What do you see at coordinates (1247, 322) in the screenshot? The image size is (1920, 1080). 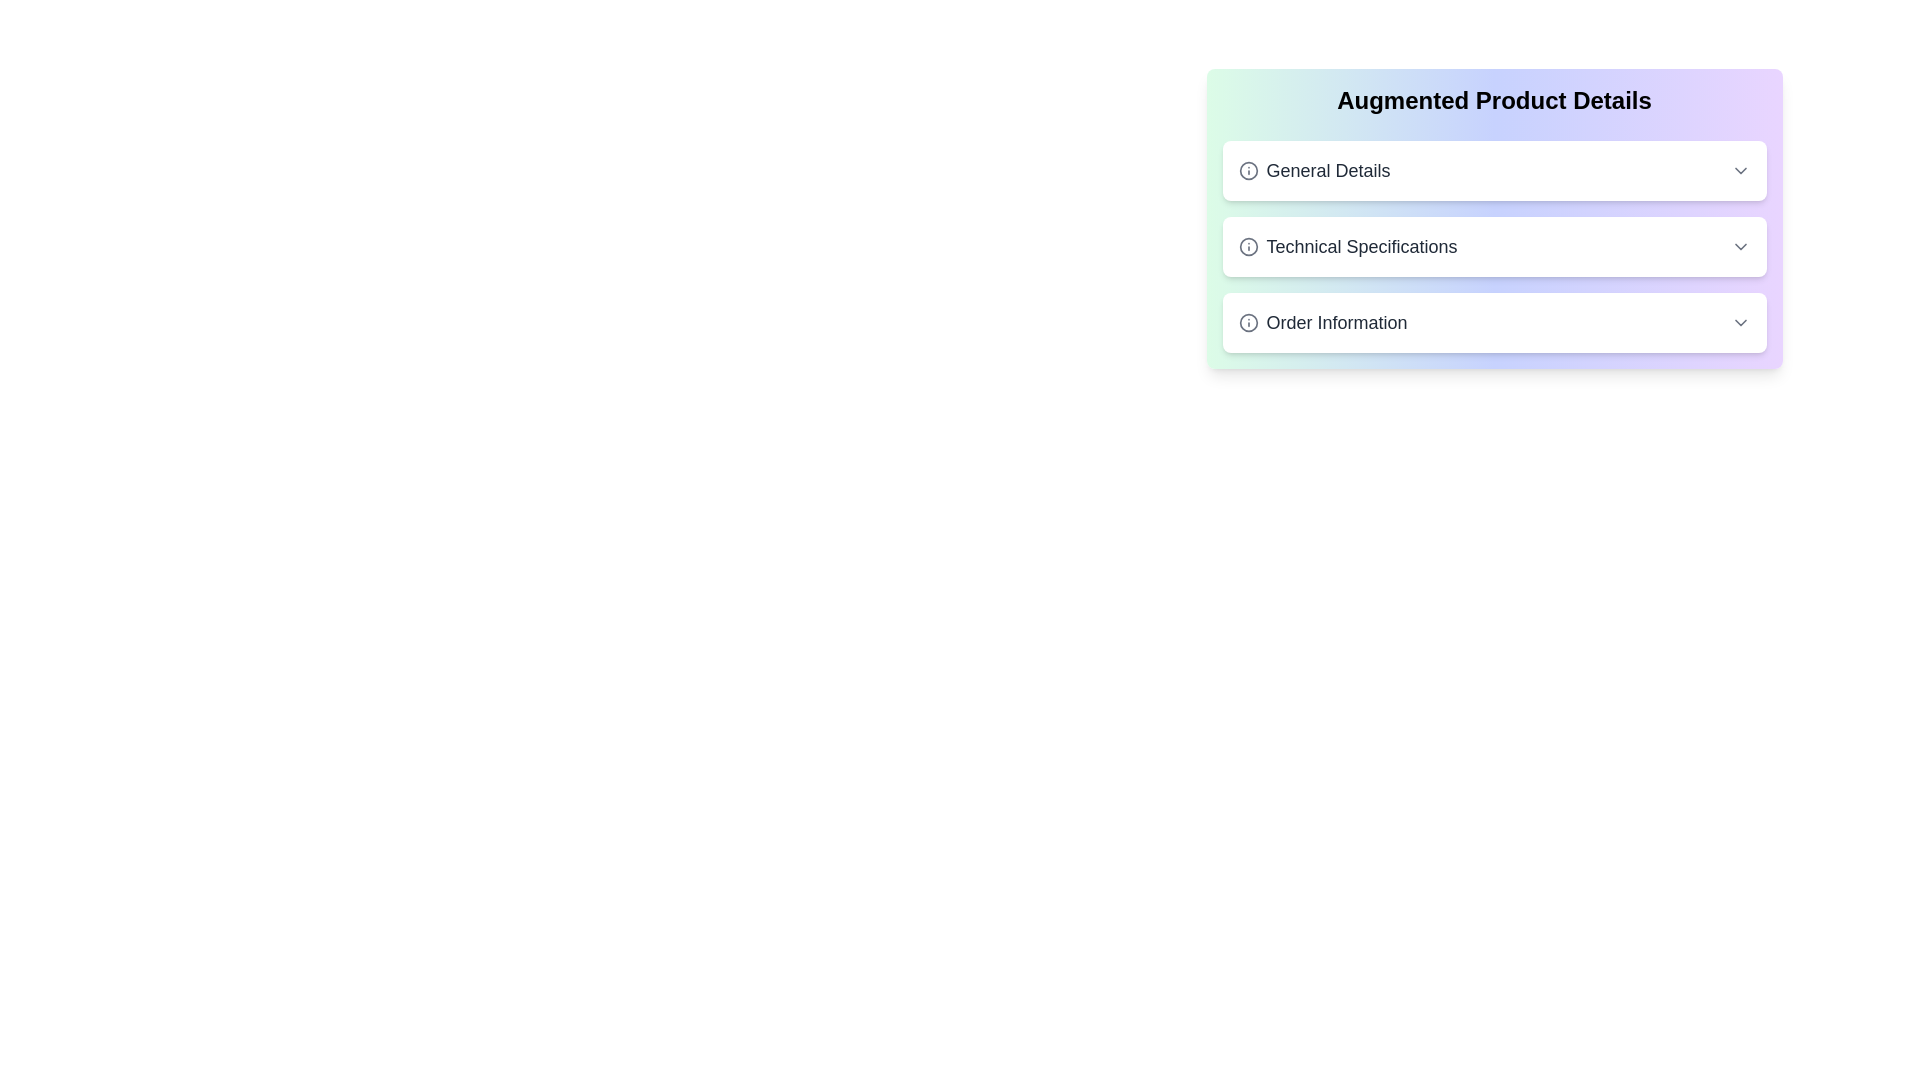 I see `the appearance of the circular component of the info icon located to the left of the 'Order Information' section title` at bounding box center [1247, 322].